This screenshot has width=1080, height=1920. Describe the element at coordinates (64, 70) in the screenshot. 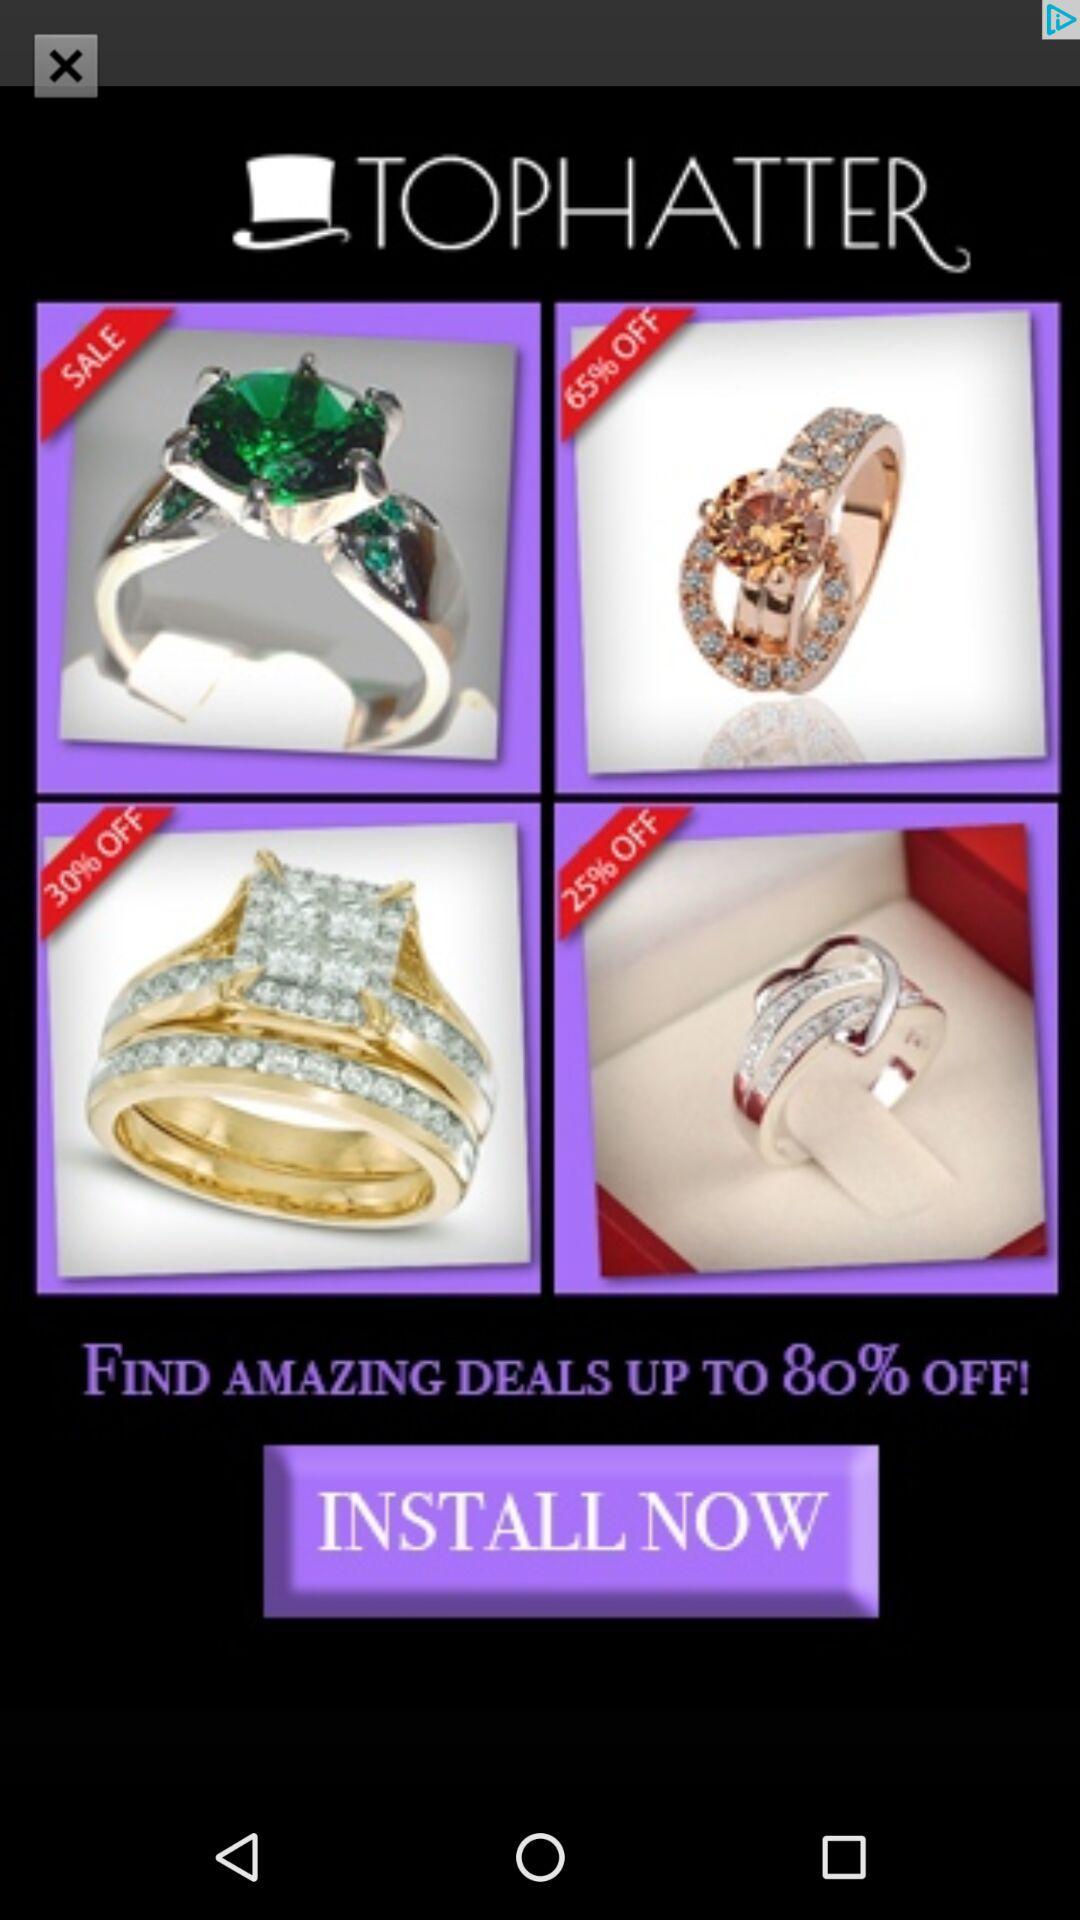

I see `the close icon` at that location.